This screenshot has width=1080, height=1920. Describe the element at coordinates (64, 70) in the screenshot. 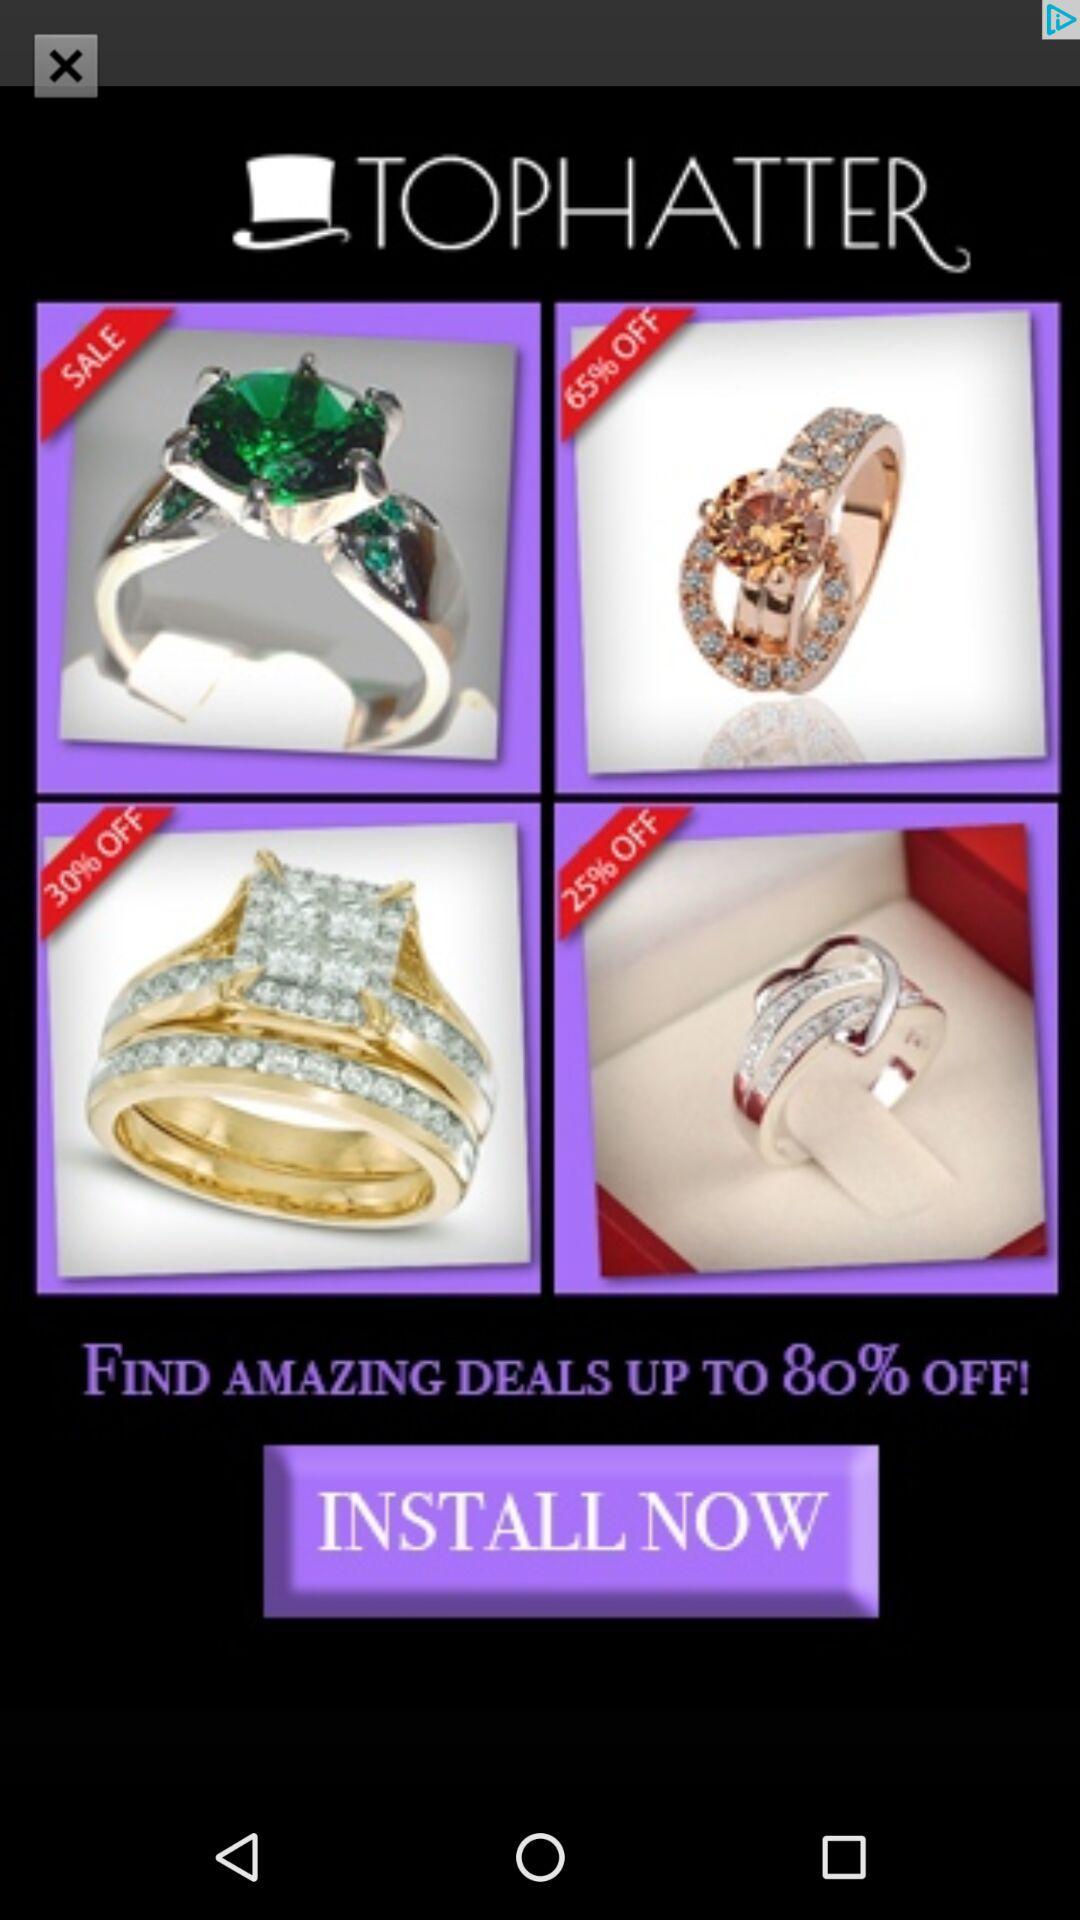

I see `the close icon` at that location.